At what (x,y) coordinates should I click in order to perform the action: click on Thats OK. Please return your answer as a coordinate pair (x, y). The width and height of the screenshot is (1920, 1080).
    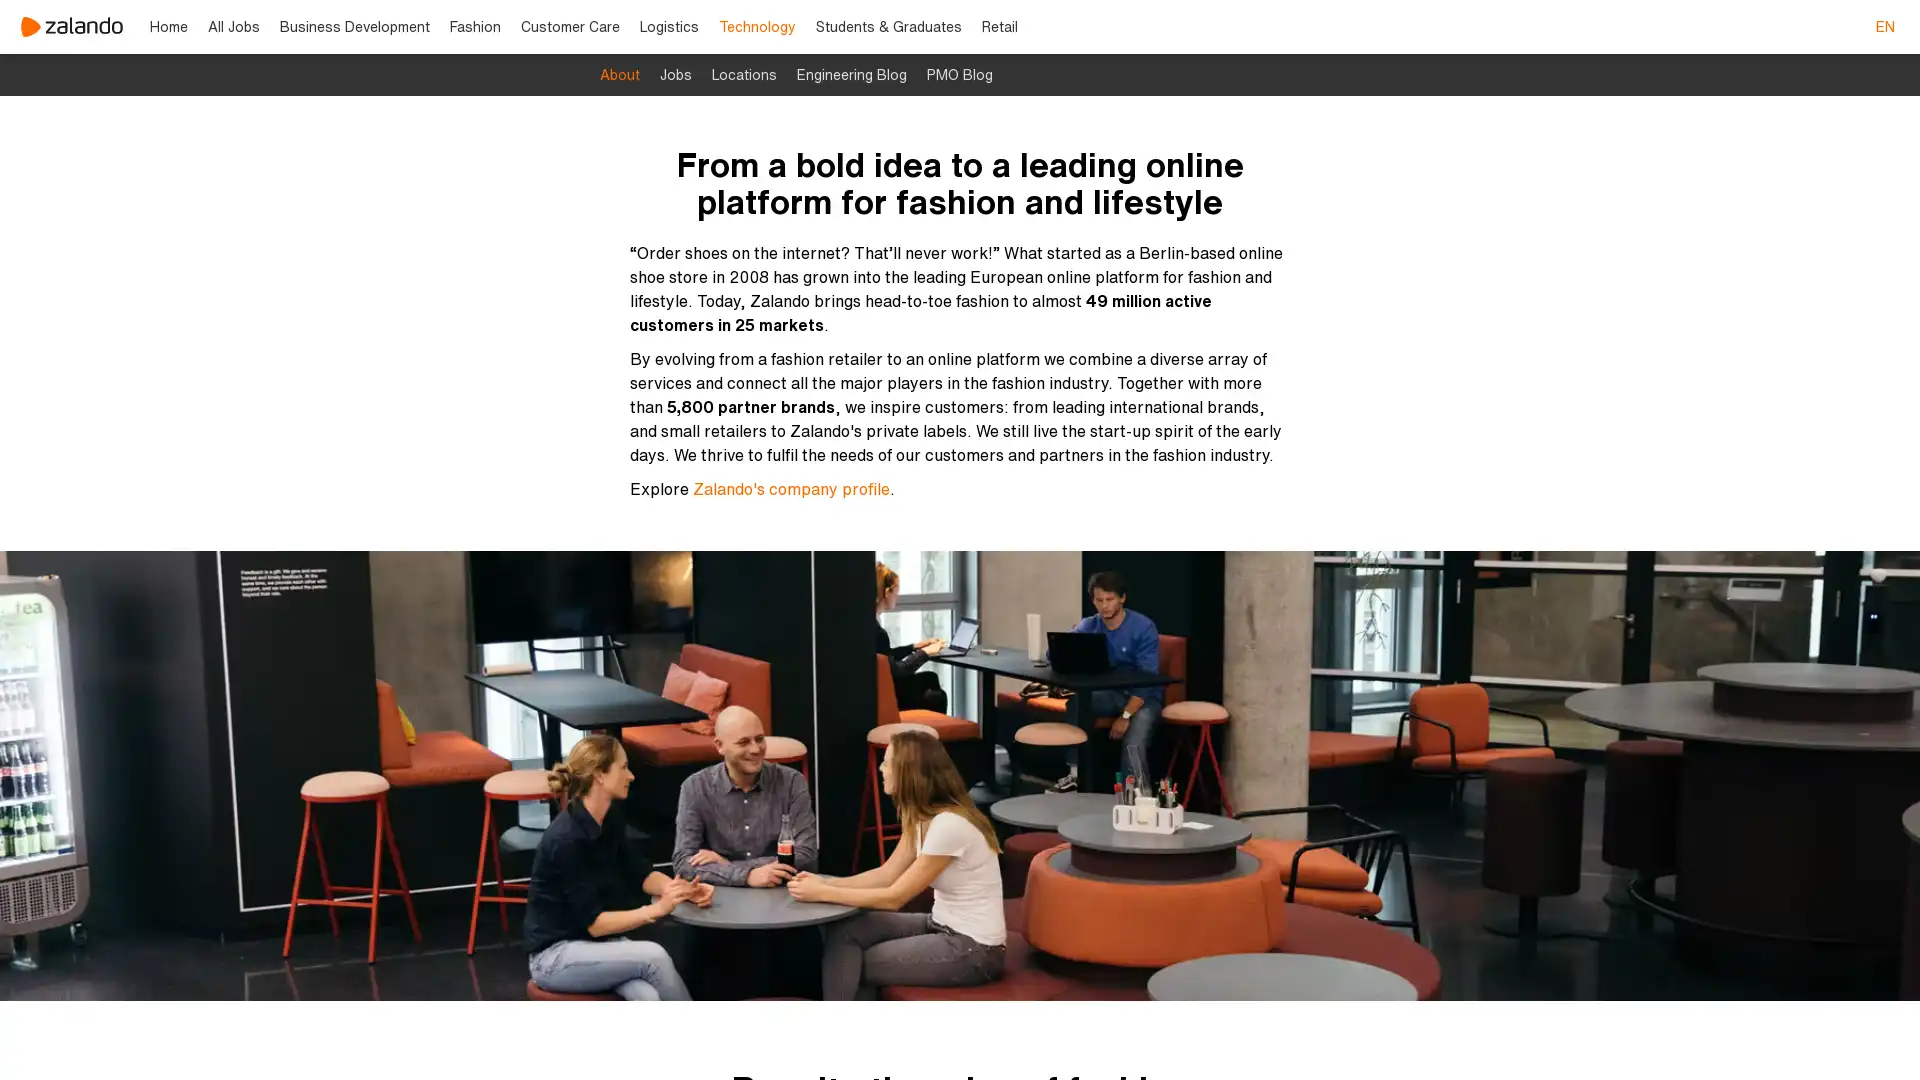
    Looking at the image, I should click on (1314, 1031).